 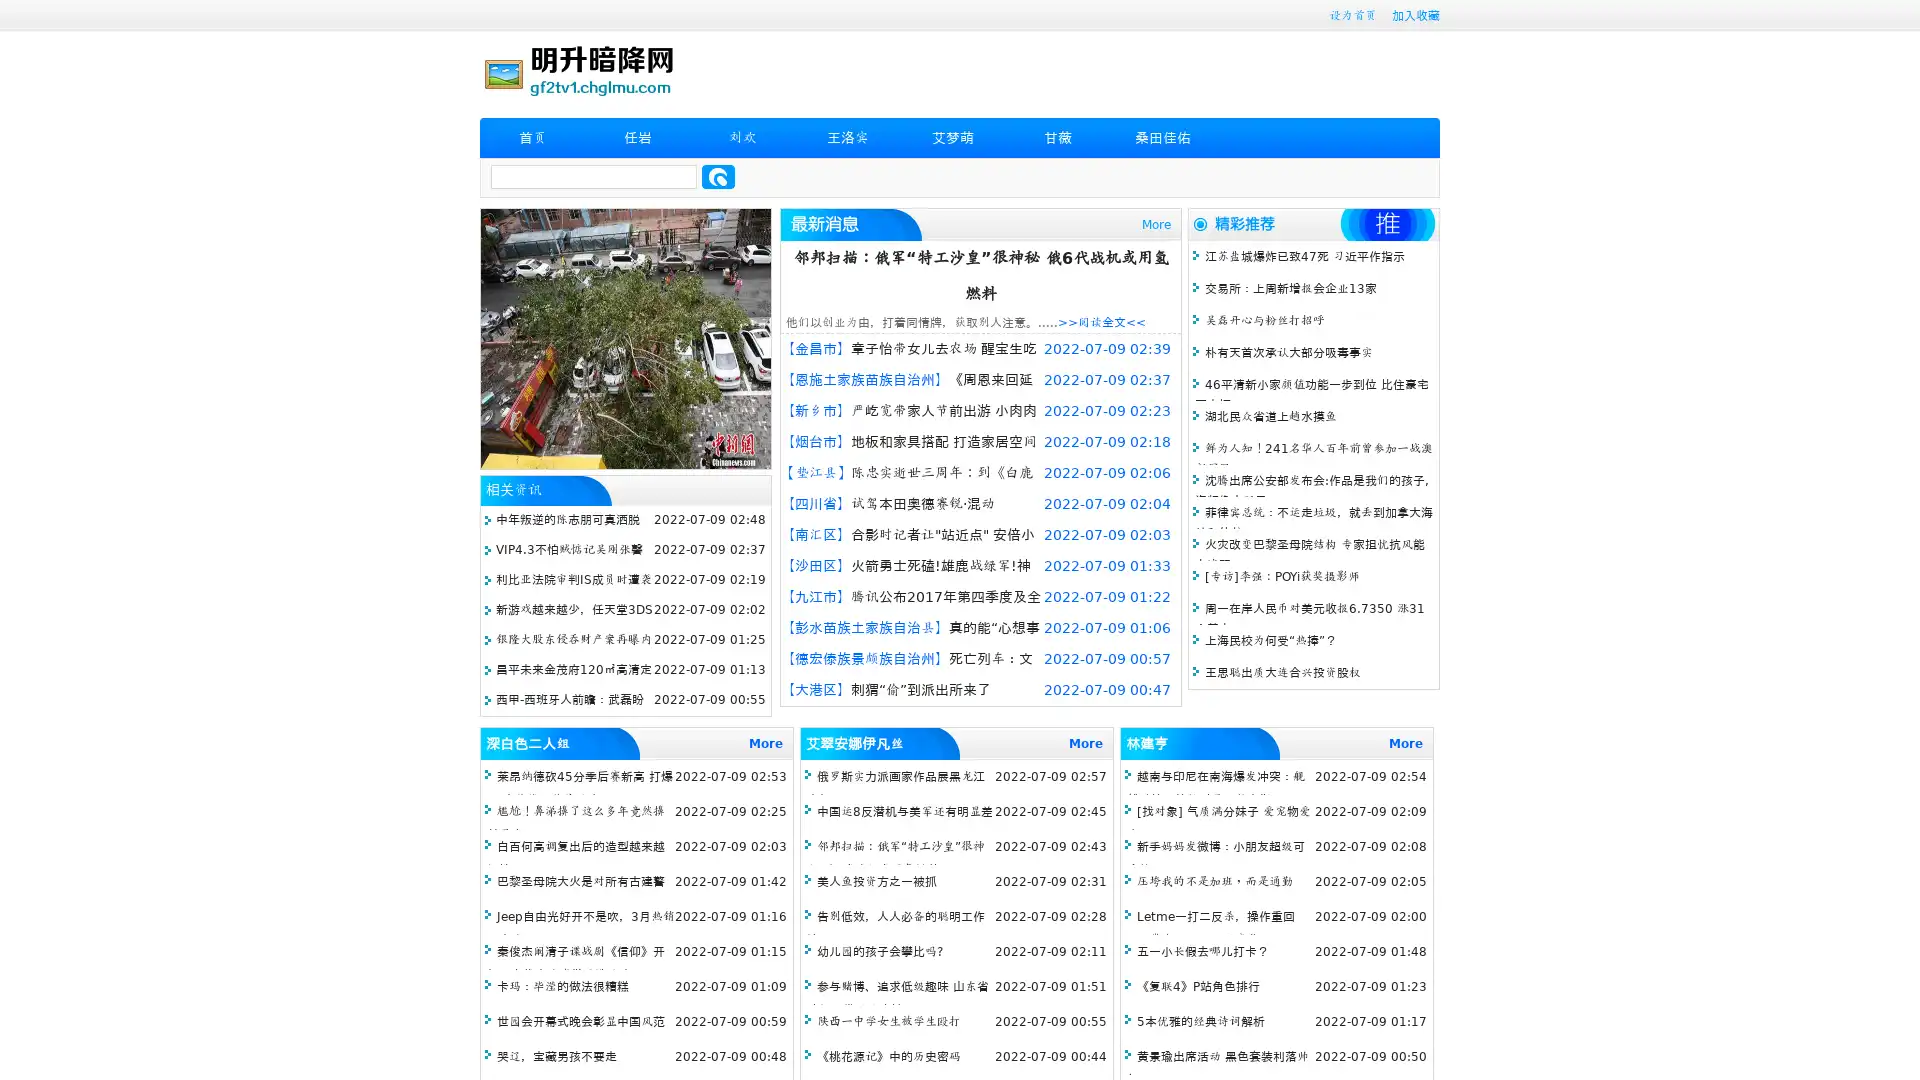 I want to click on Search, so click(x=718, y=176).